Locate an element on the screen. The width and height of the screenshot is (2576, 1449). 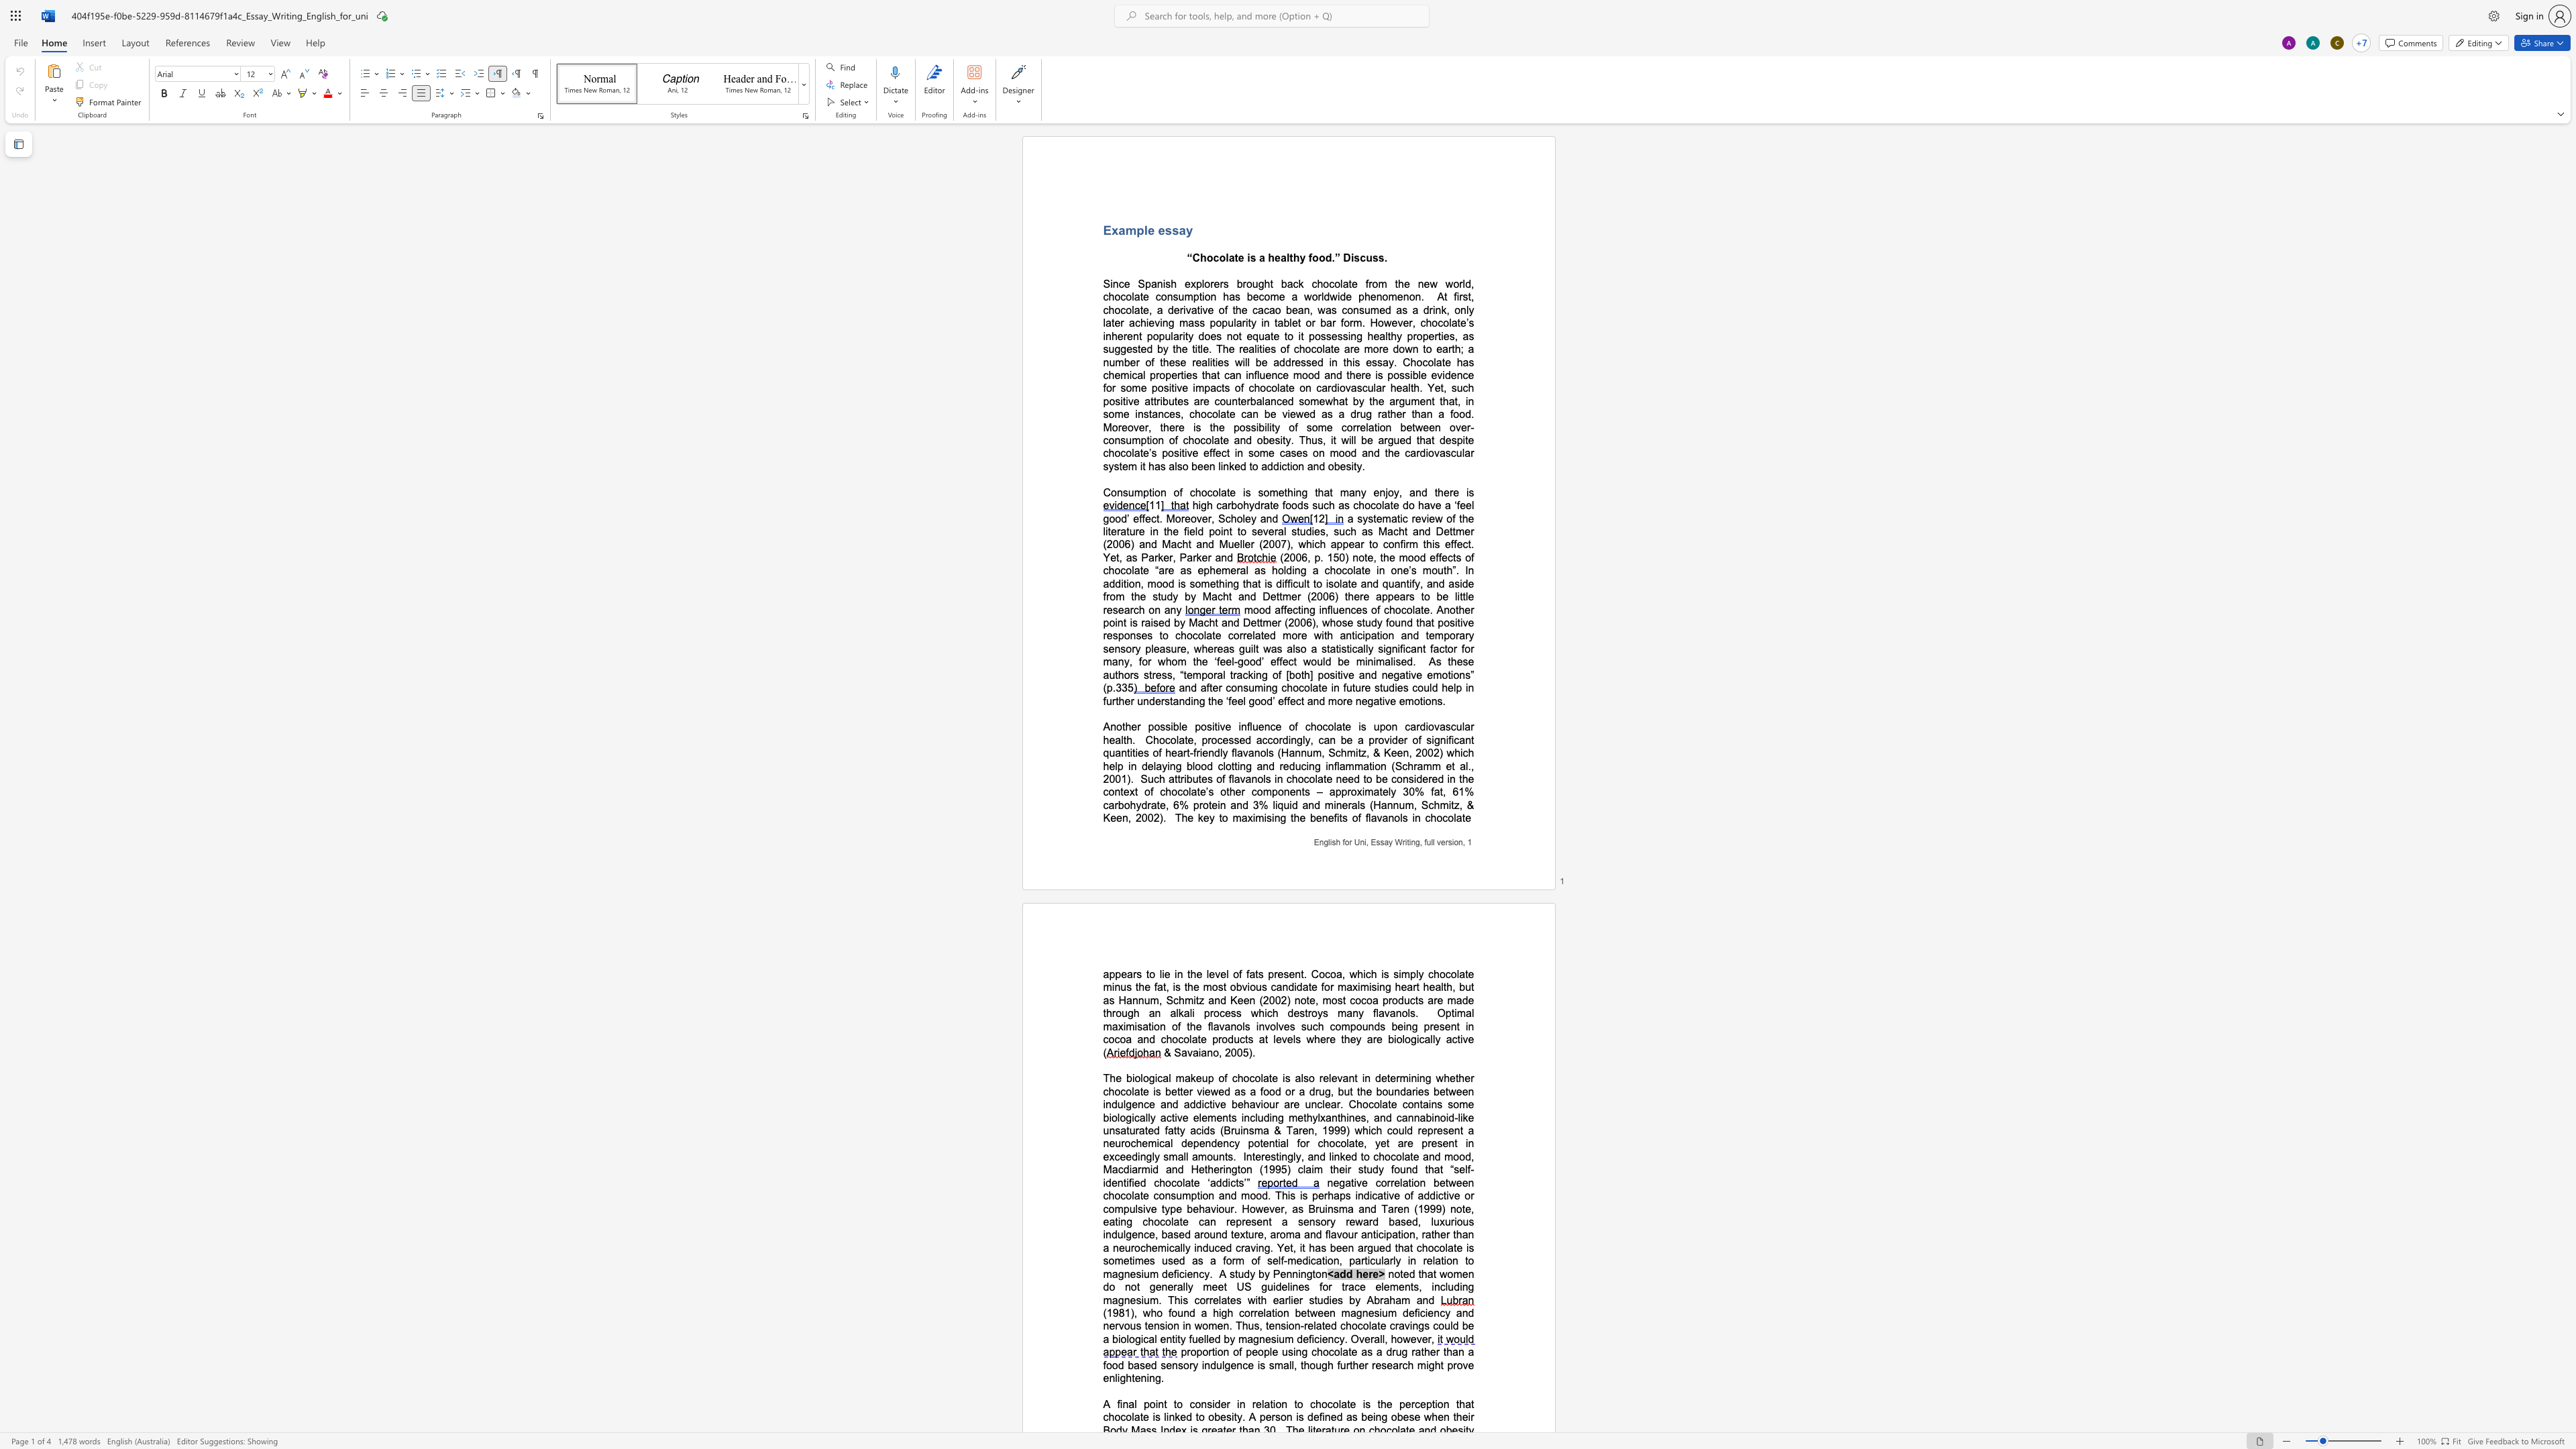
the space between the continuous character "t" and "e" in the text is located at coordinates (1345, 726).